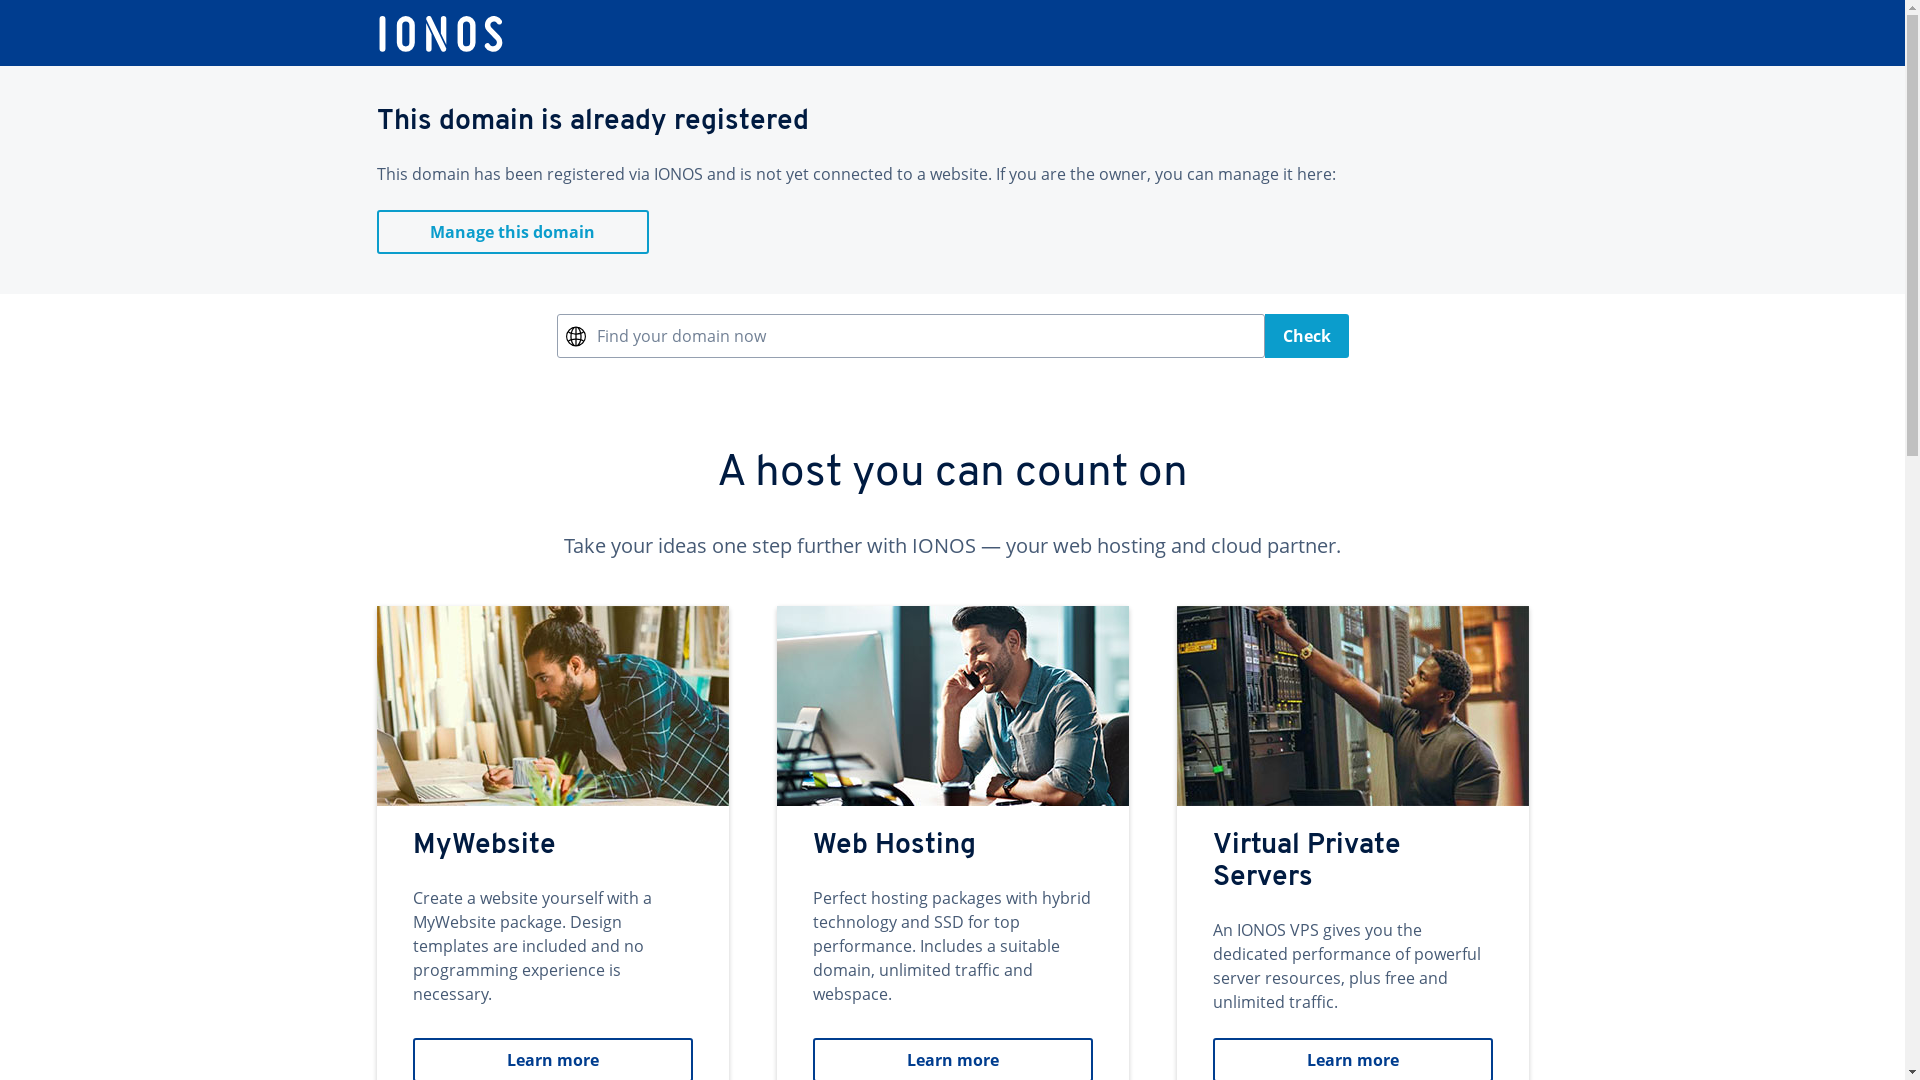  I want to click on 'Manage this domain', so click(512, 230).